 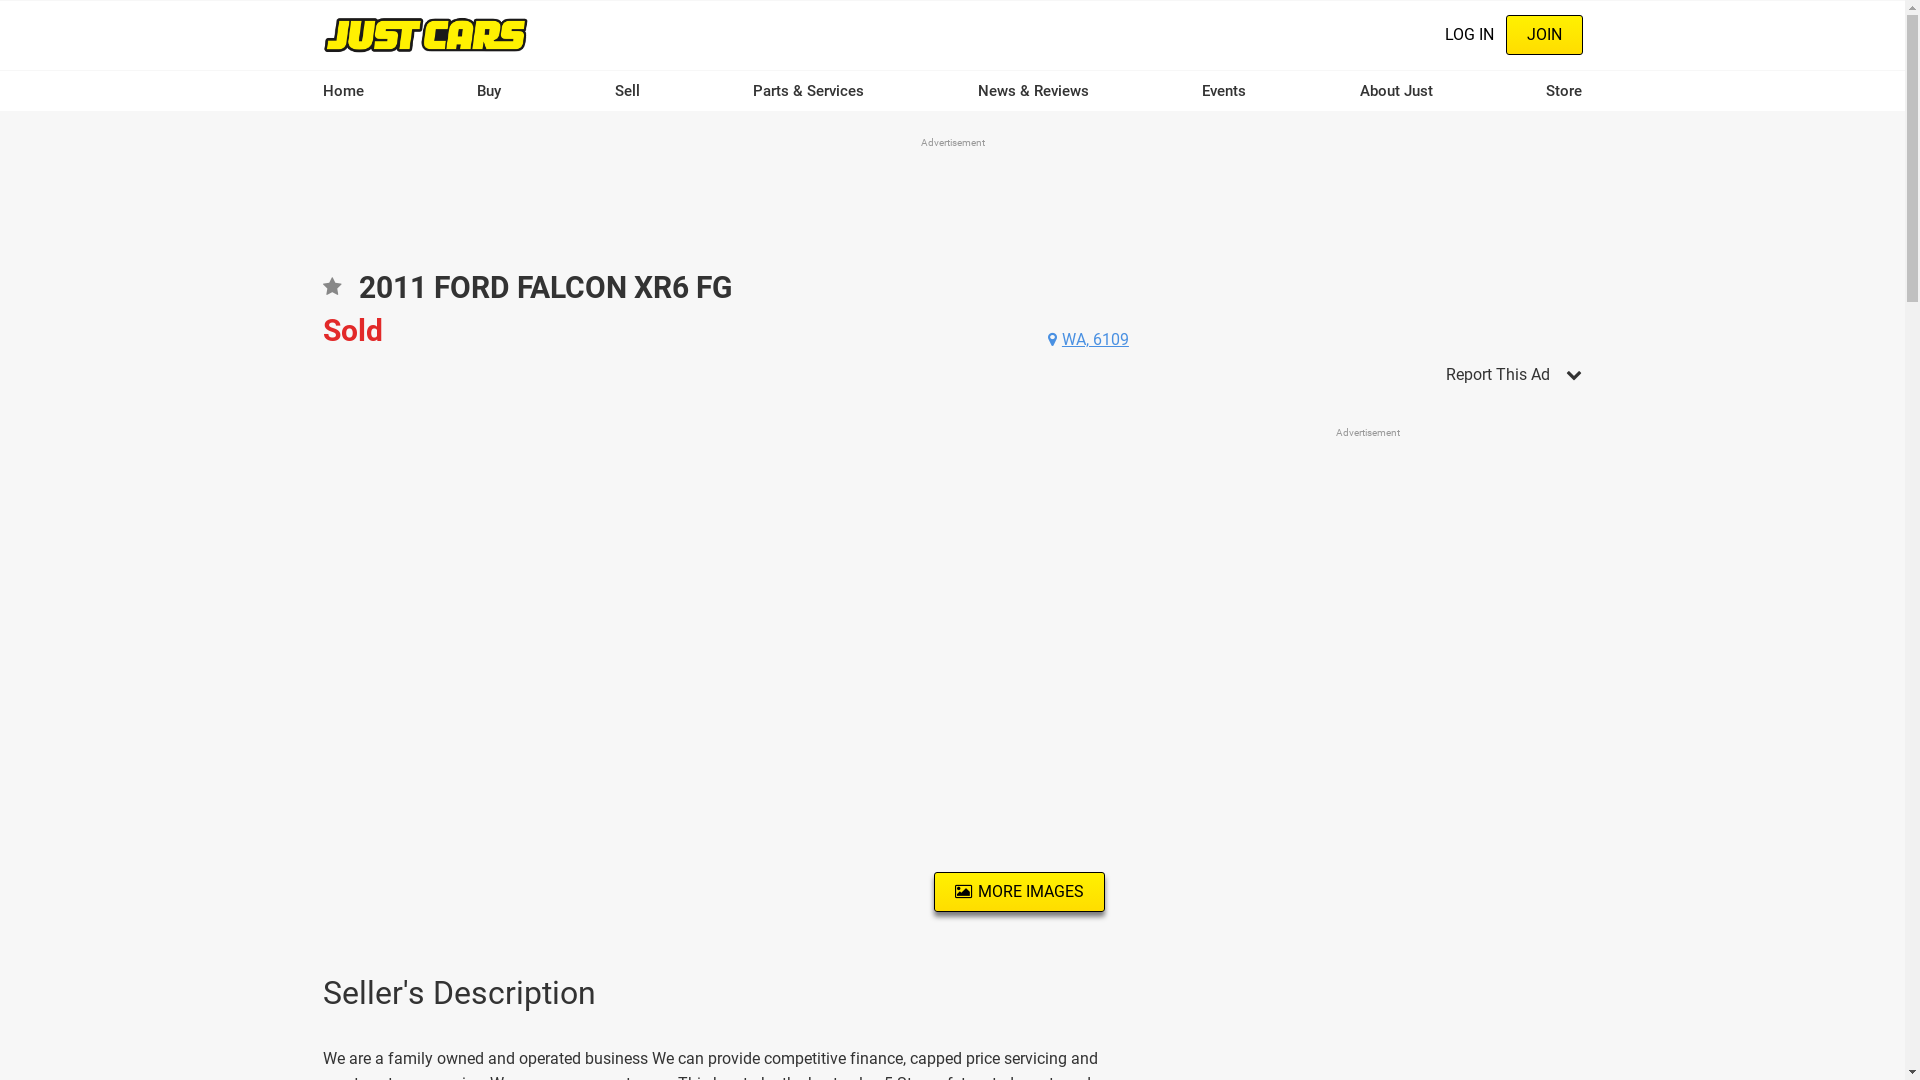 What do you see at coordinates (331, 293) in the screenshot?
I see `'Add to favourites'` at bounding box center [331, 293].